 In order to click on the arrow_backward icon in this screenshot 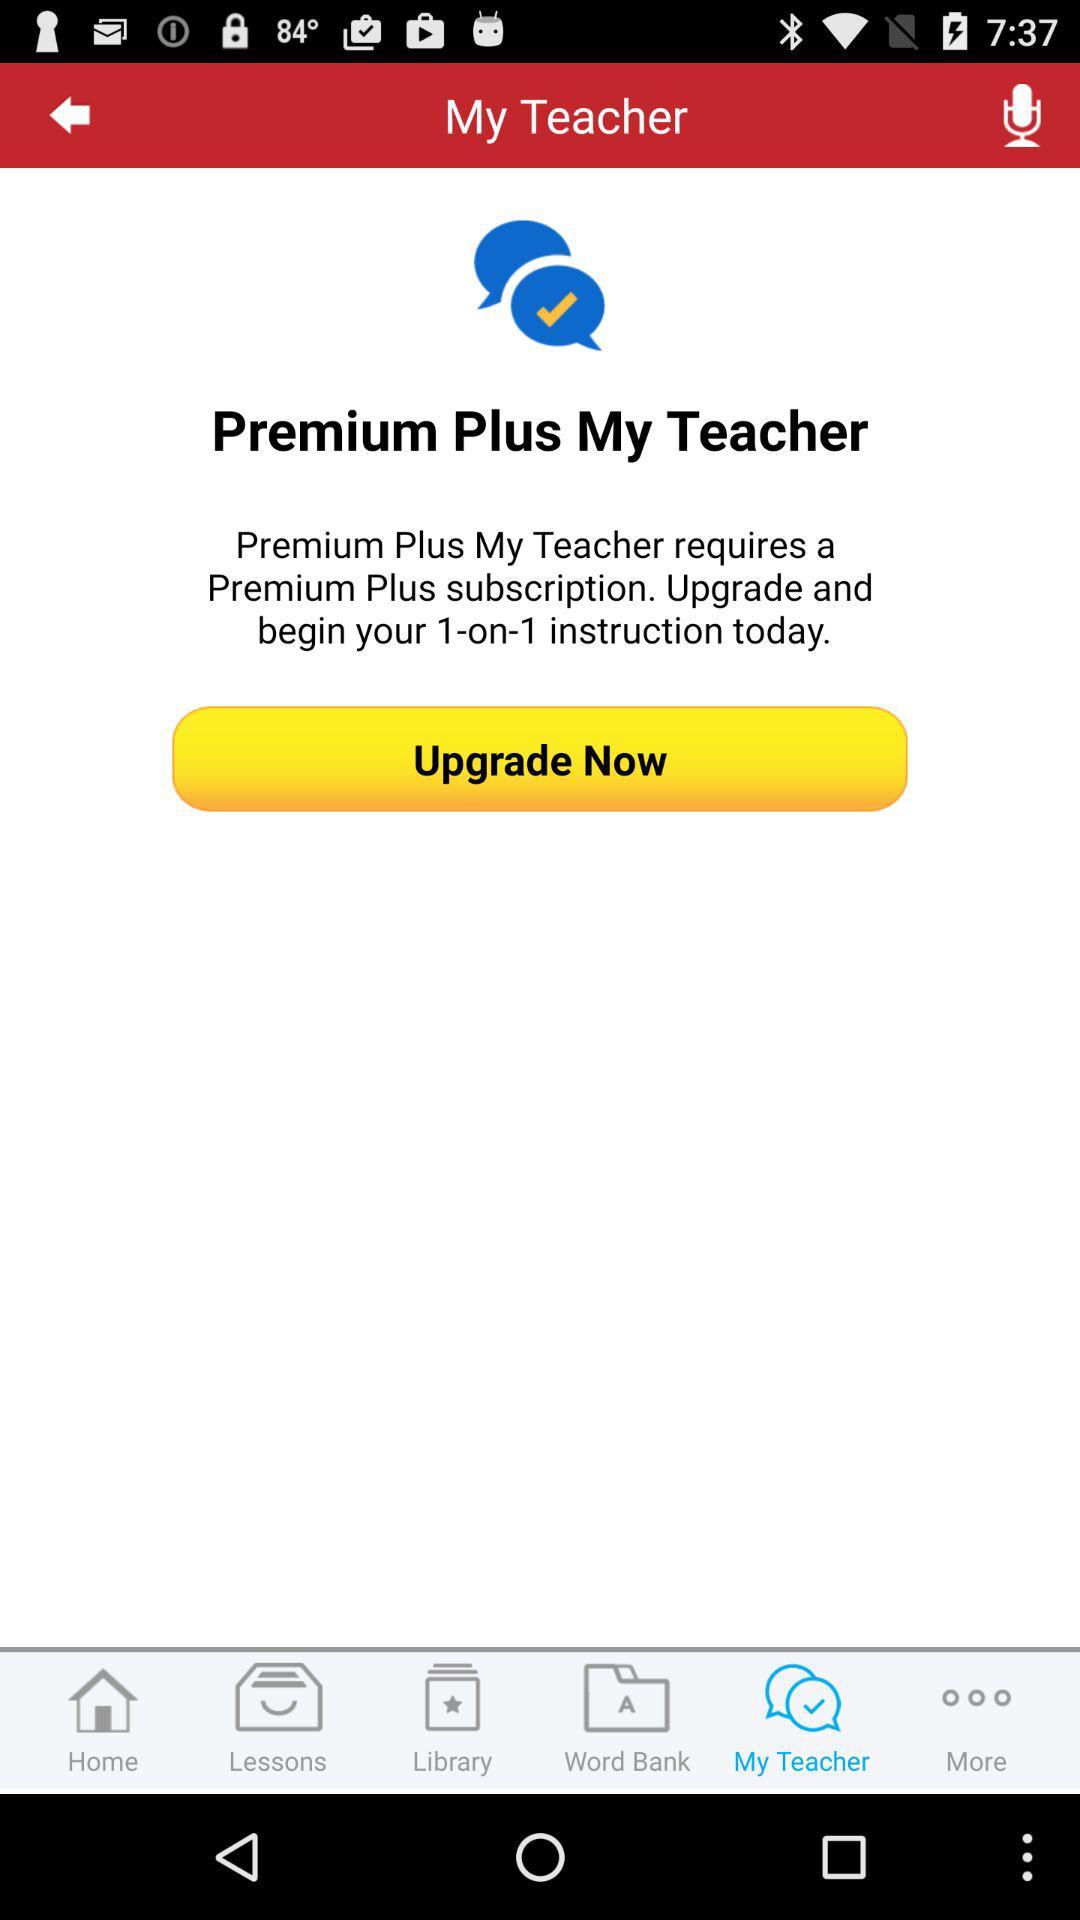, I will do `click(69, 122)`.